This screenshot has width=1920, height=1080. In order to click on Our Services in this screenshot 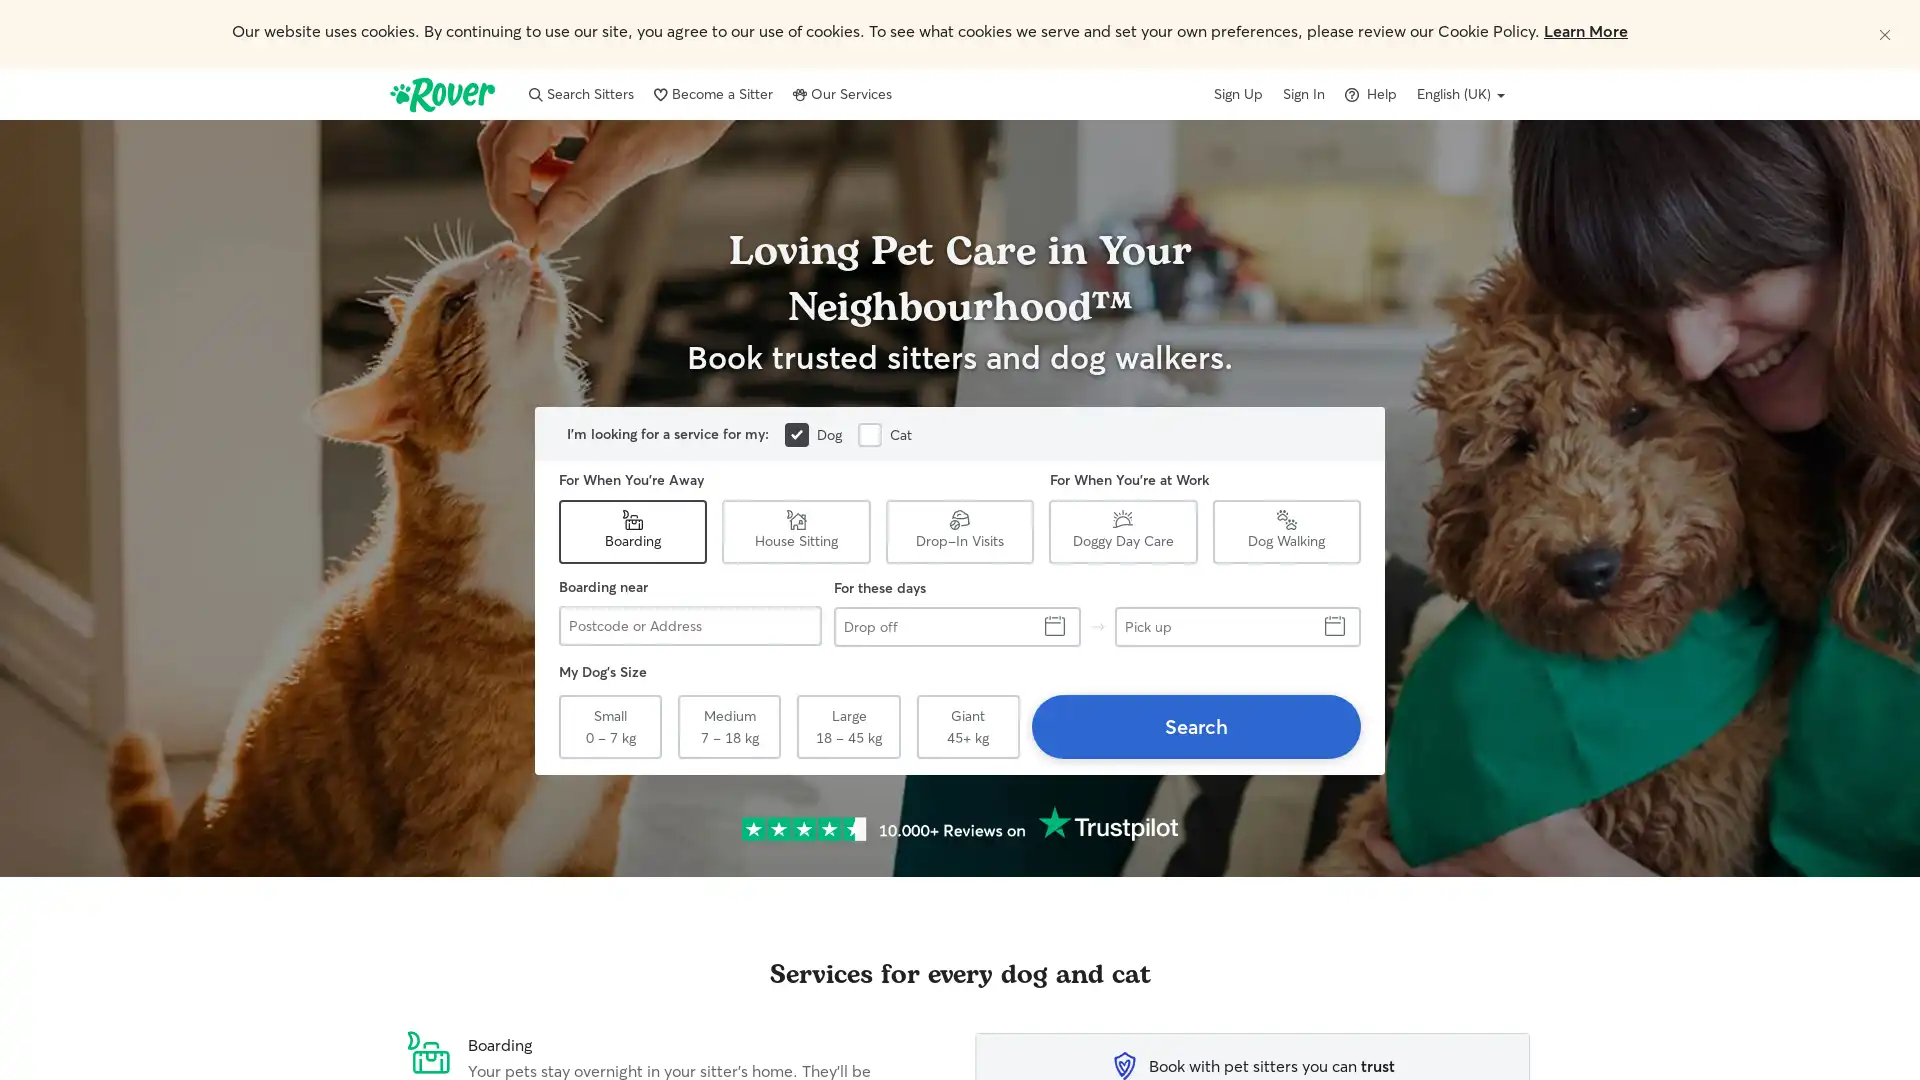, I will do `click(842, 93)`.